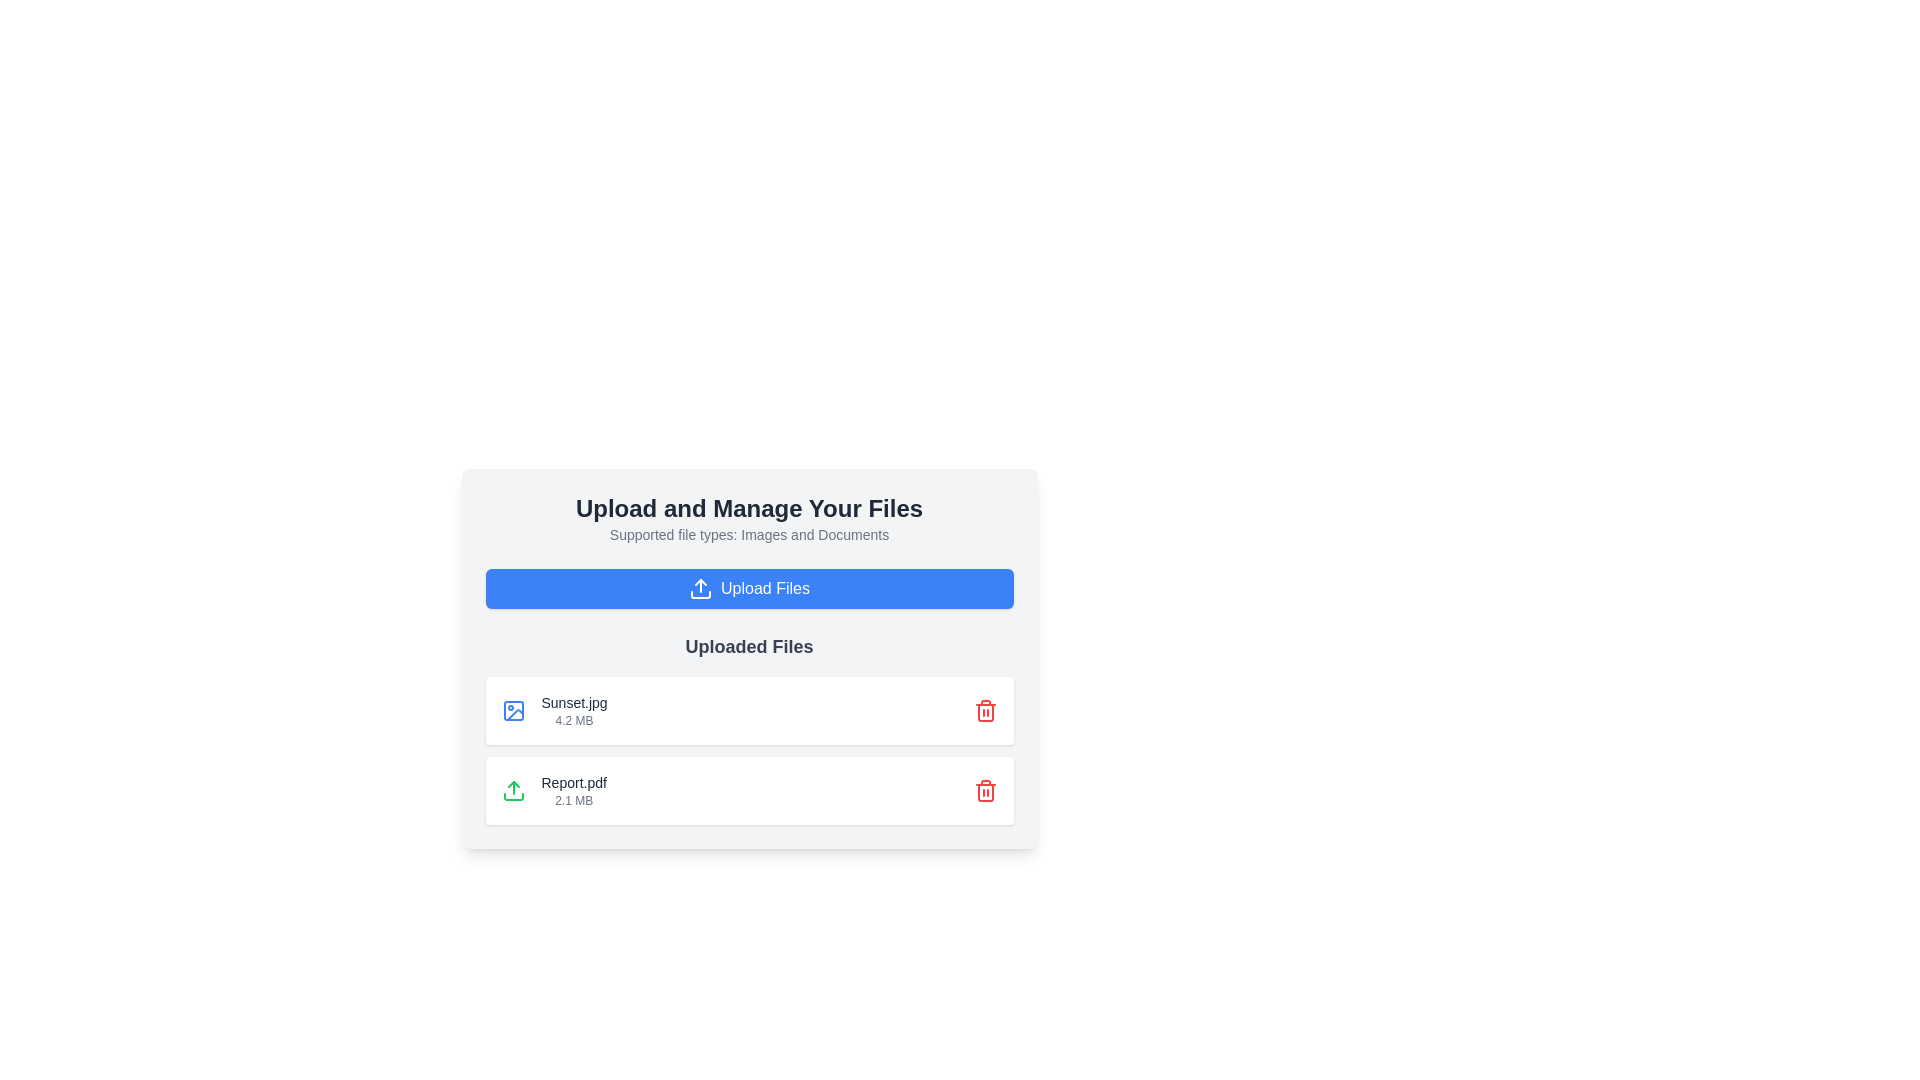  Describe the element at coordinates (748, 534) in the screenshot. I see `the static text label that informs users about acceptable file types for upload, located between the header 'Upload and Manage Your Files' and the blue button 'Upload Files'` at that location.